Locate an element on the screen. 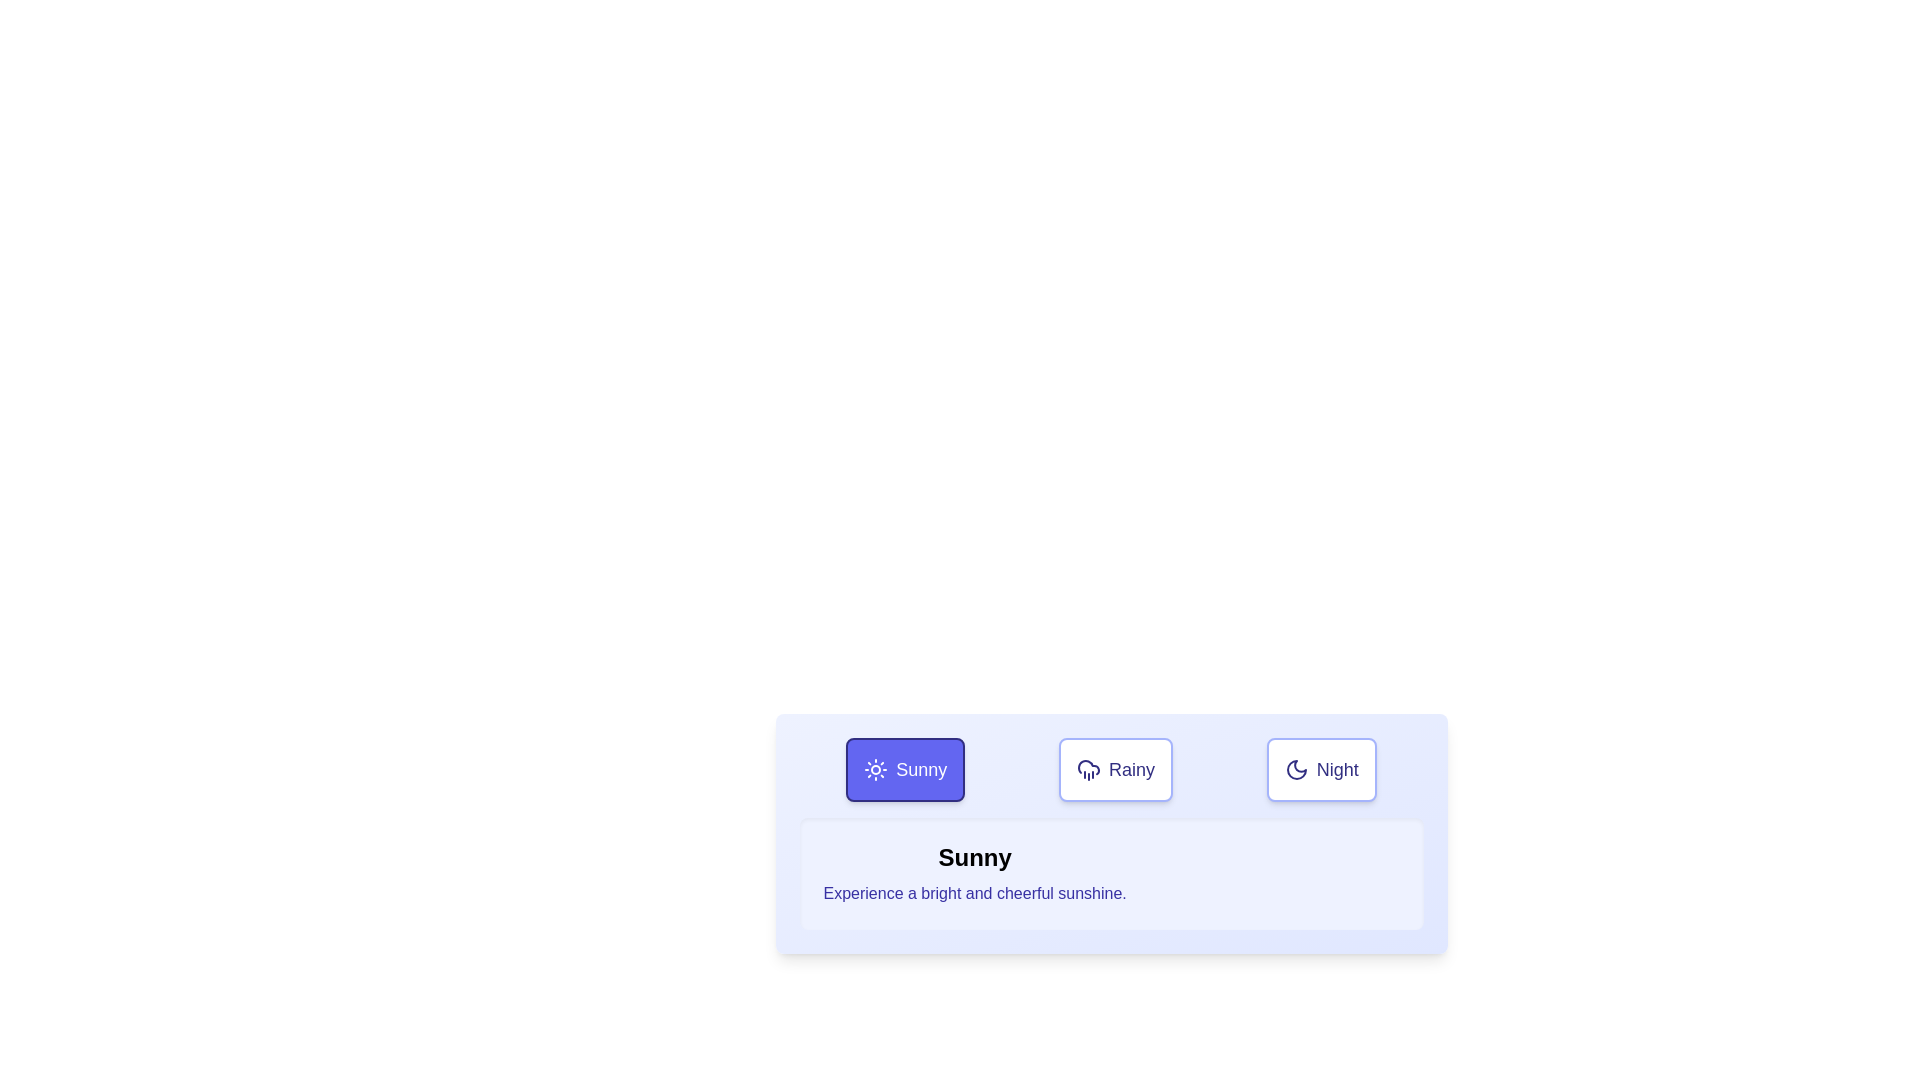 This screenshot has width=1920, height=1080. the 'Night' button, which has a white background, indigo border, and indigo text is located at coordinates (1321, 769).